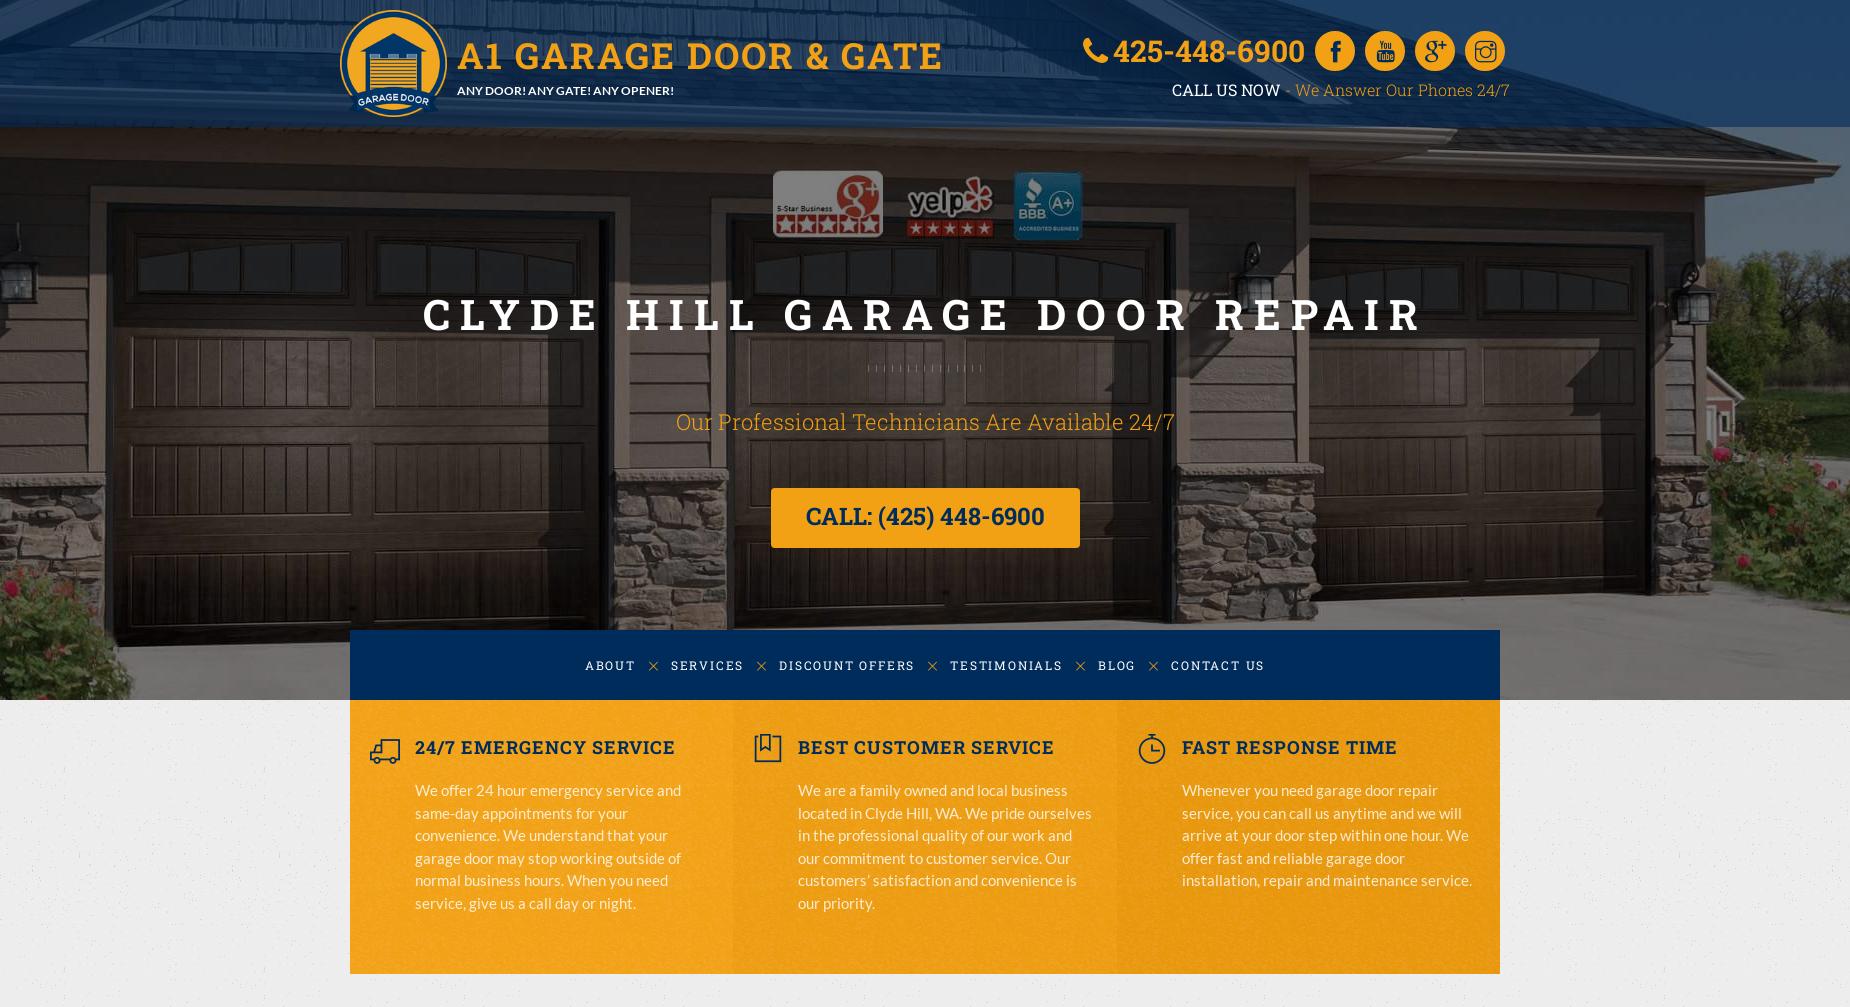 Image resolution: width=1850 pixels, height=1007 pixels. I want to click on 'CLYDE HILL GARAGE DOOR REPAIR', so click(924, 312).